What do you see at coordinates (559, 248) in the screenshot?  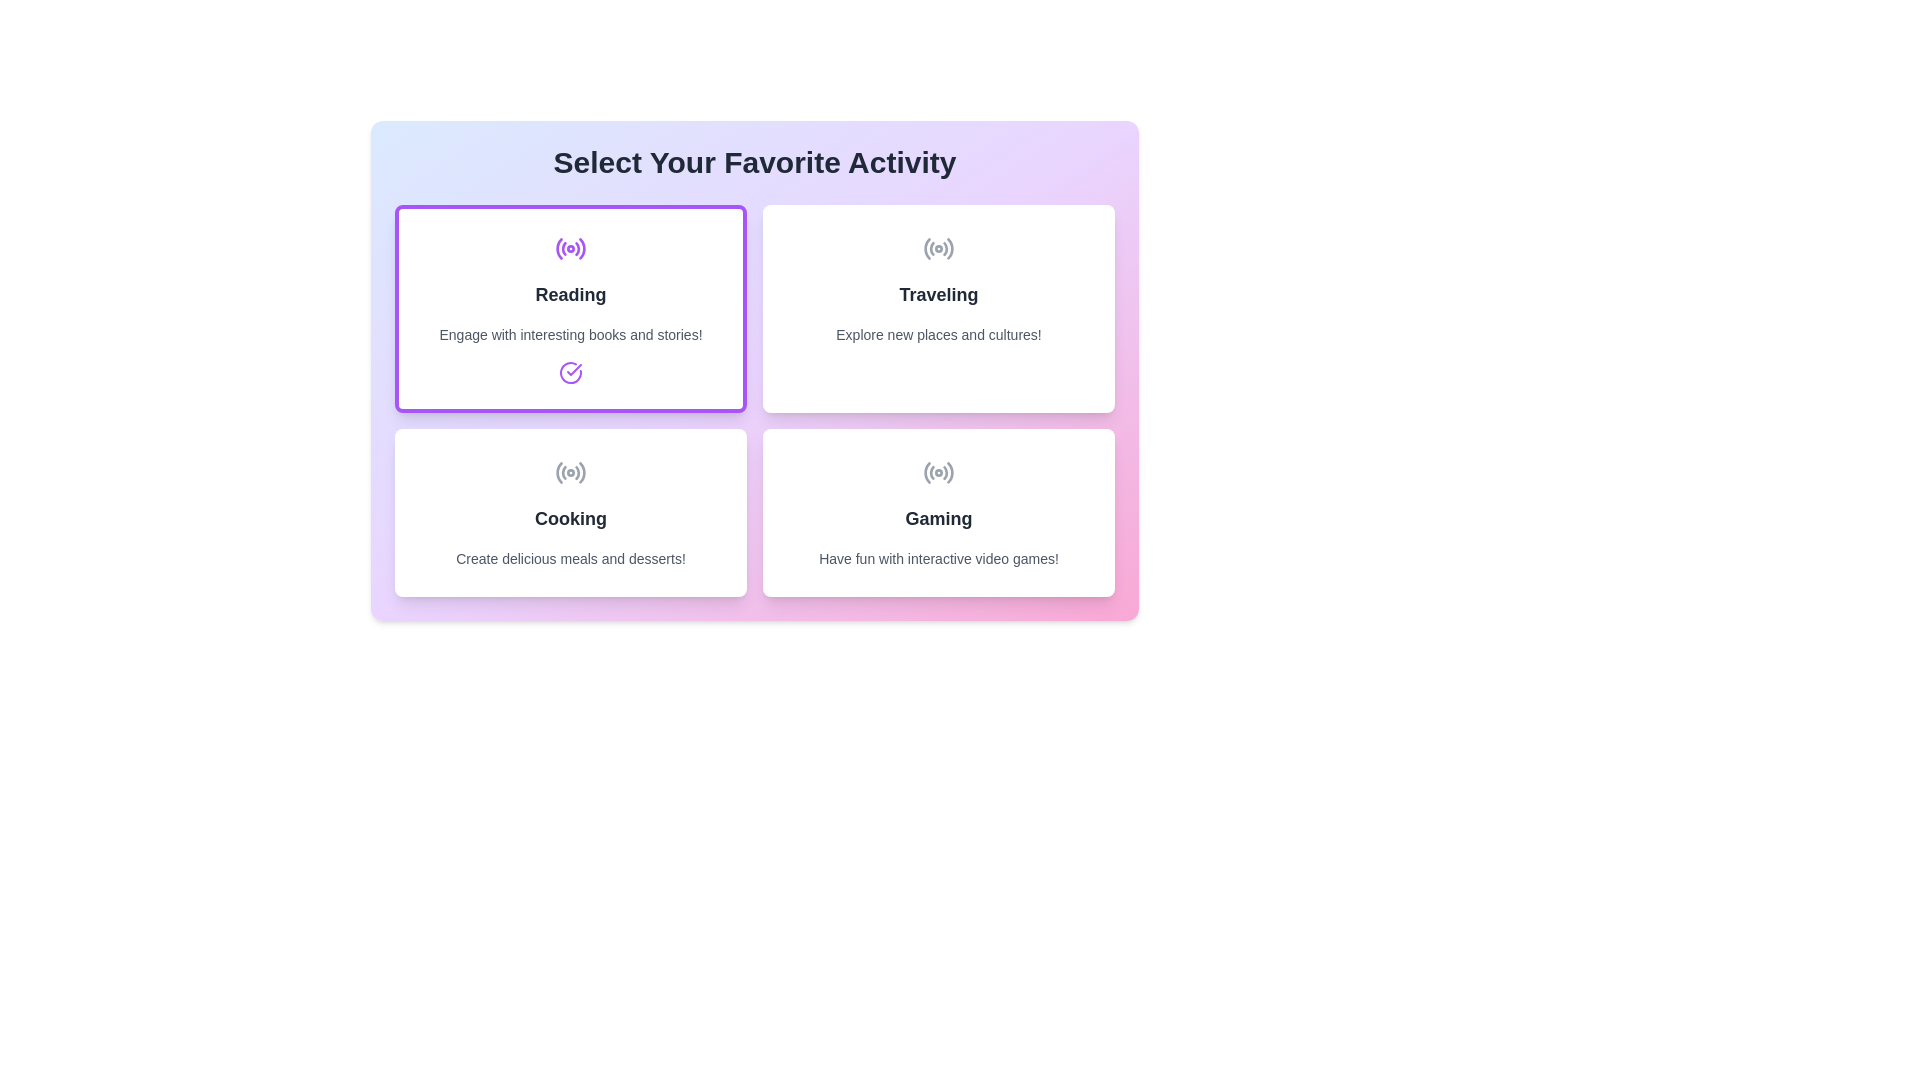 I see `the spiraling line representing radio waves in the top-left part of the radio icon` at bounding box center [559, 248].